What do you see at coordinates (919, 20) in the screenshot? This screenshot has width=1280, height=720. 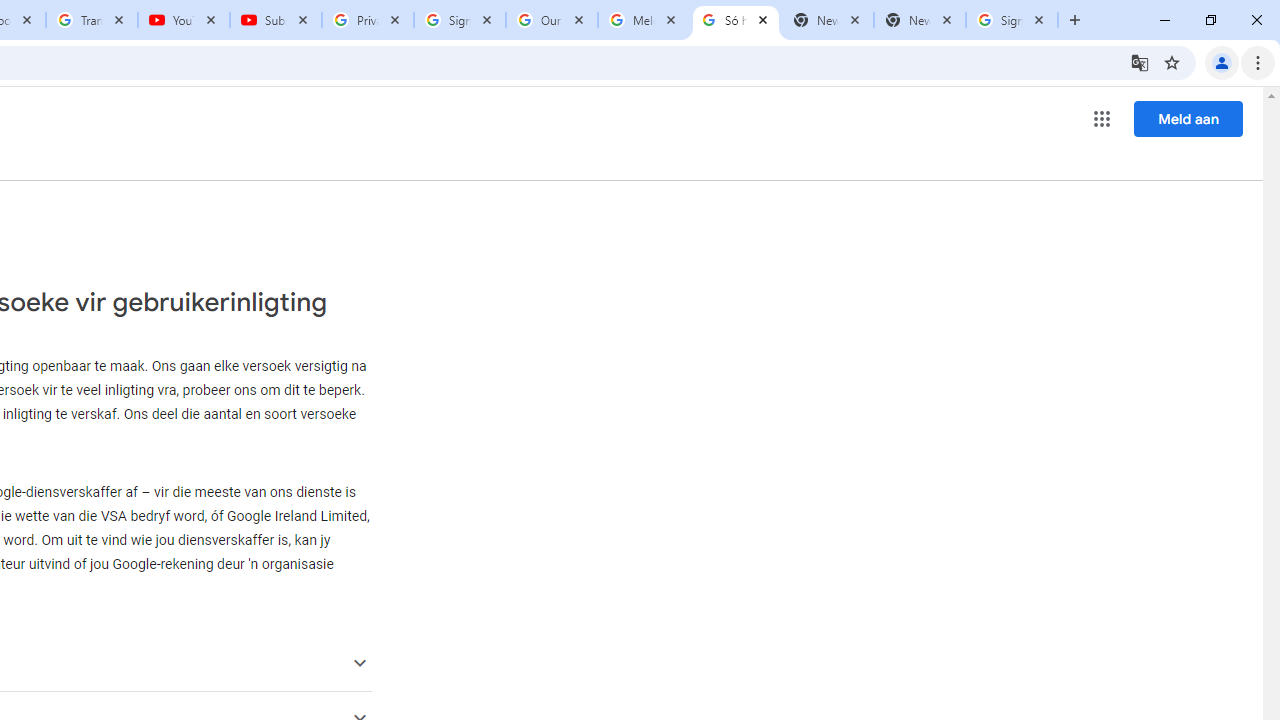 I see `'New Tab'` at bounding box center [919, 20].